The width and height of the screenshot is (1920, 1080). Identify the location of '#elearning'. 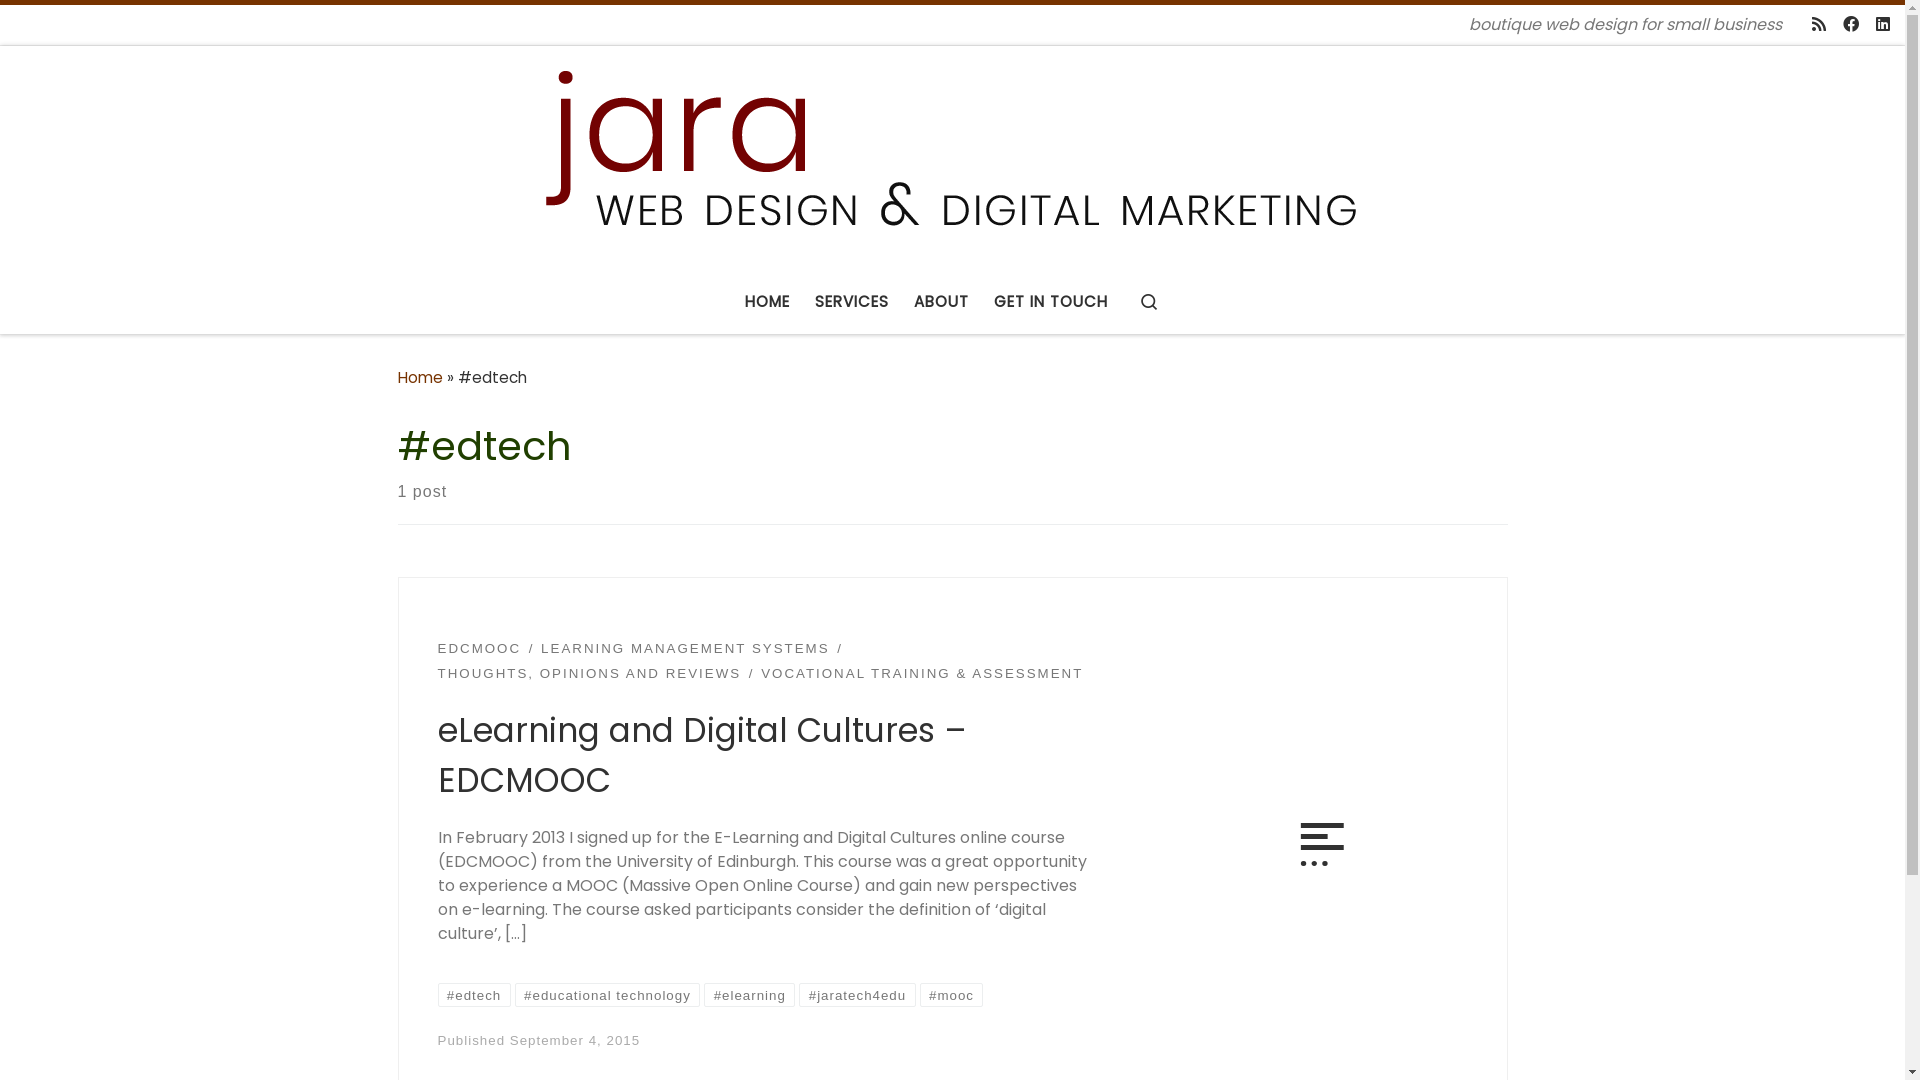
(748, 995).